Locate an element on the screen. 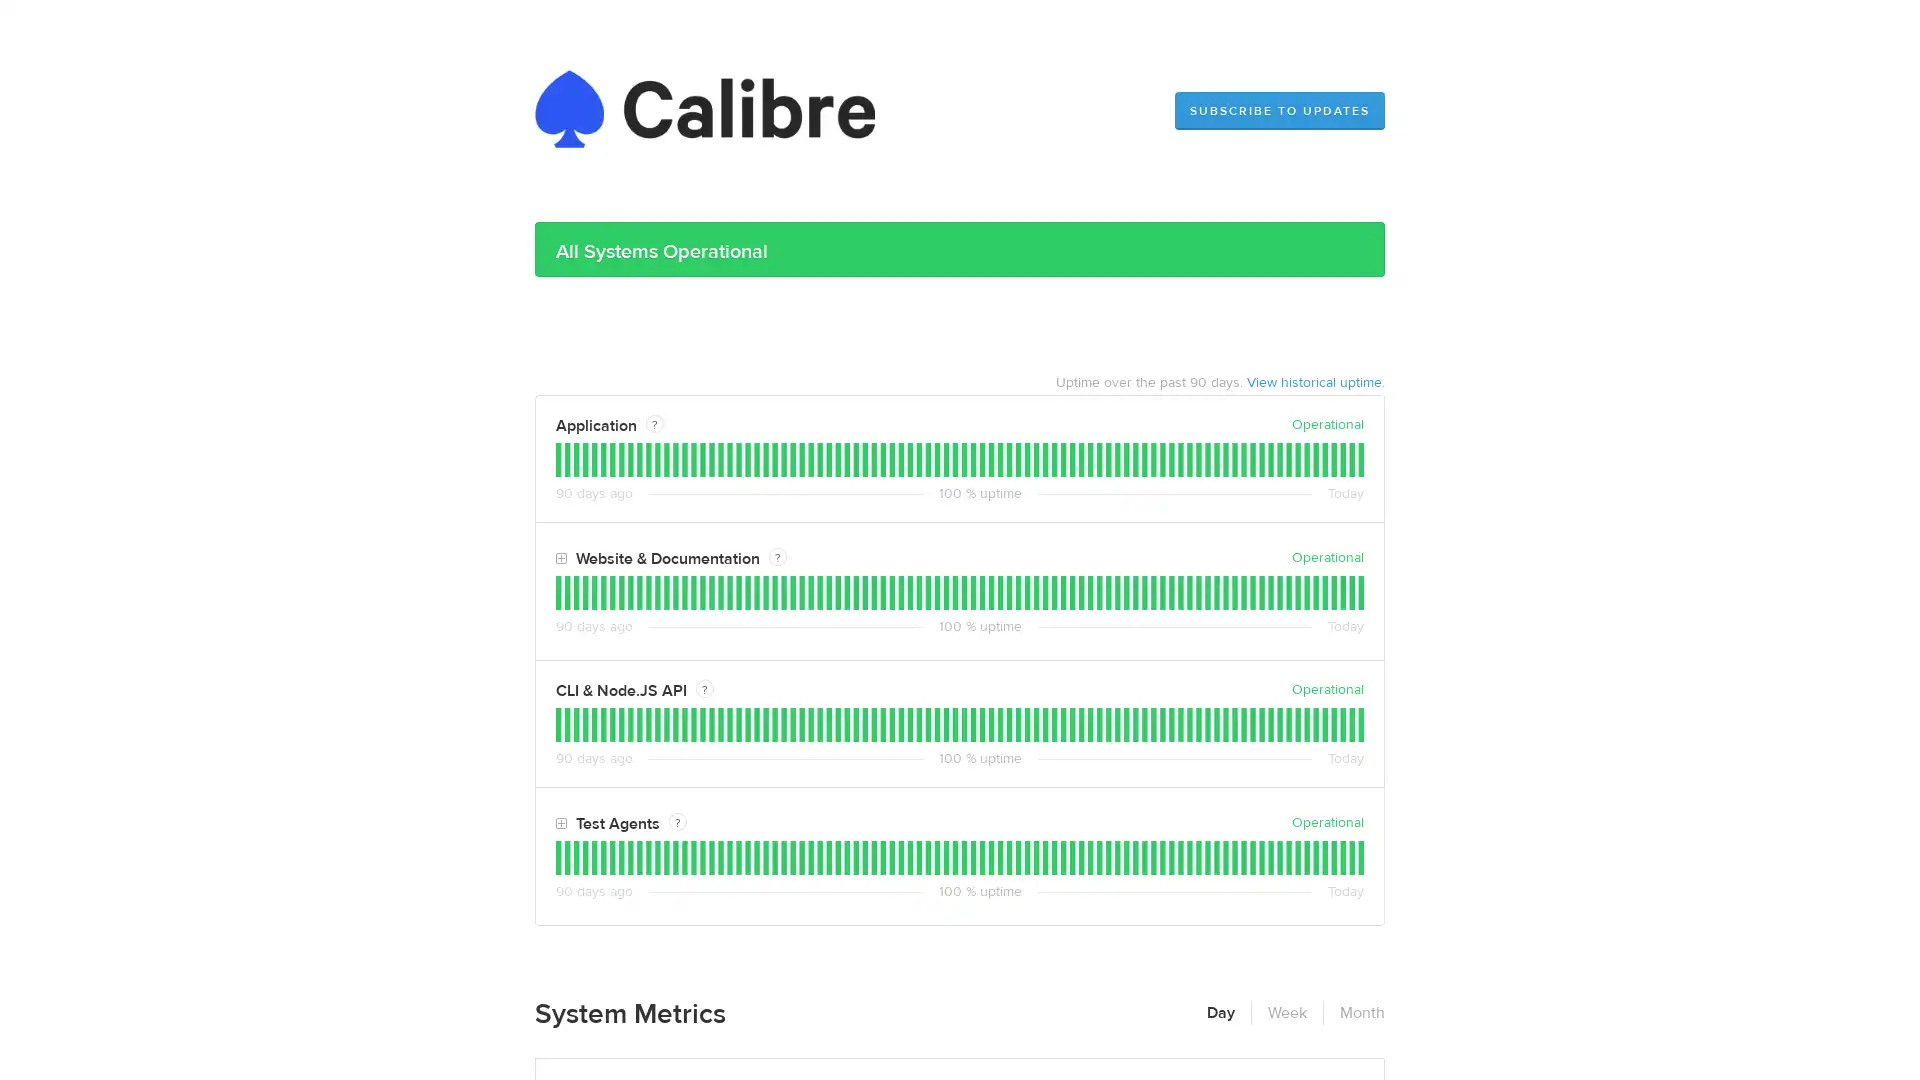 This screenshot has height=1080, width=1920. Toggle Website & Documentation is located at coordinates (560, 559).